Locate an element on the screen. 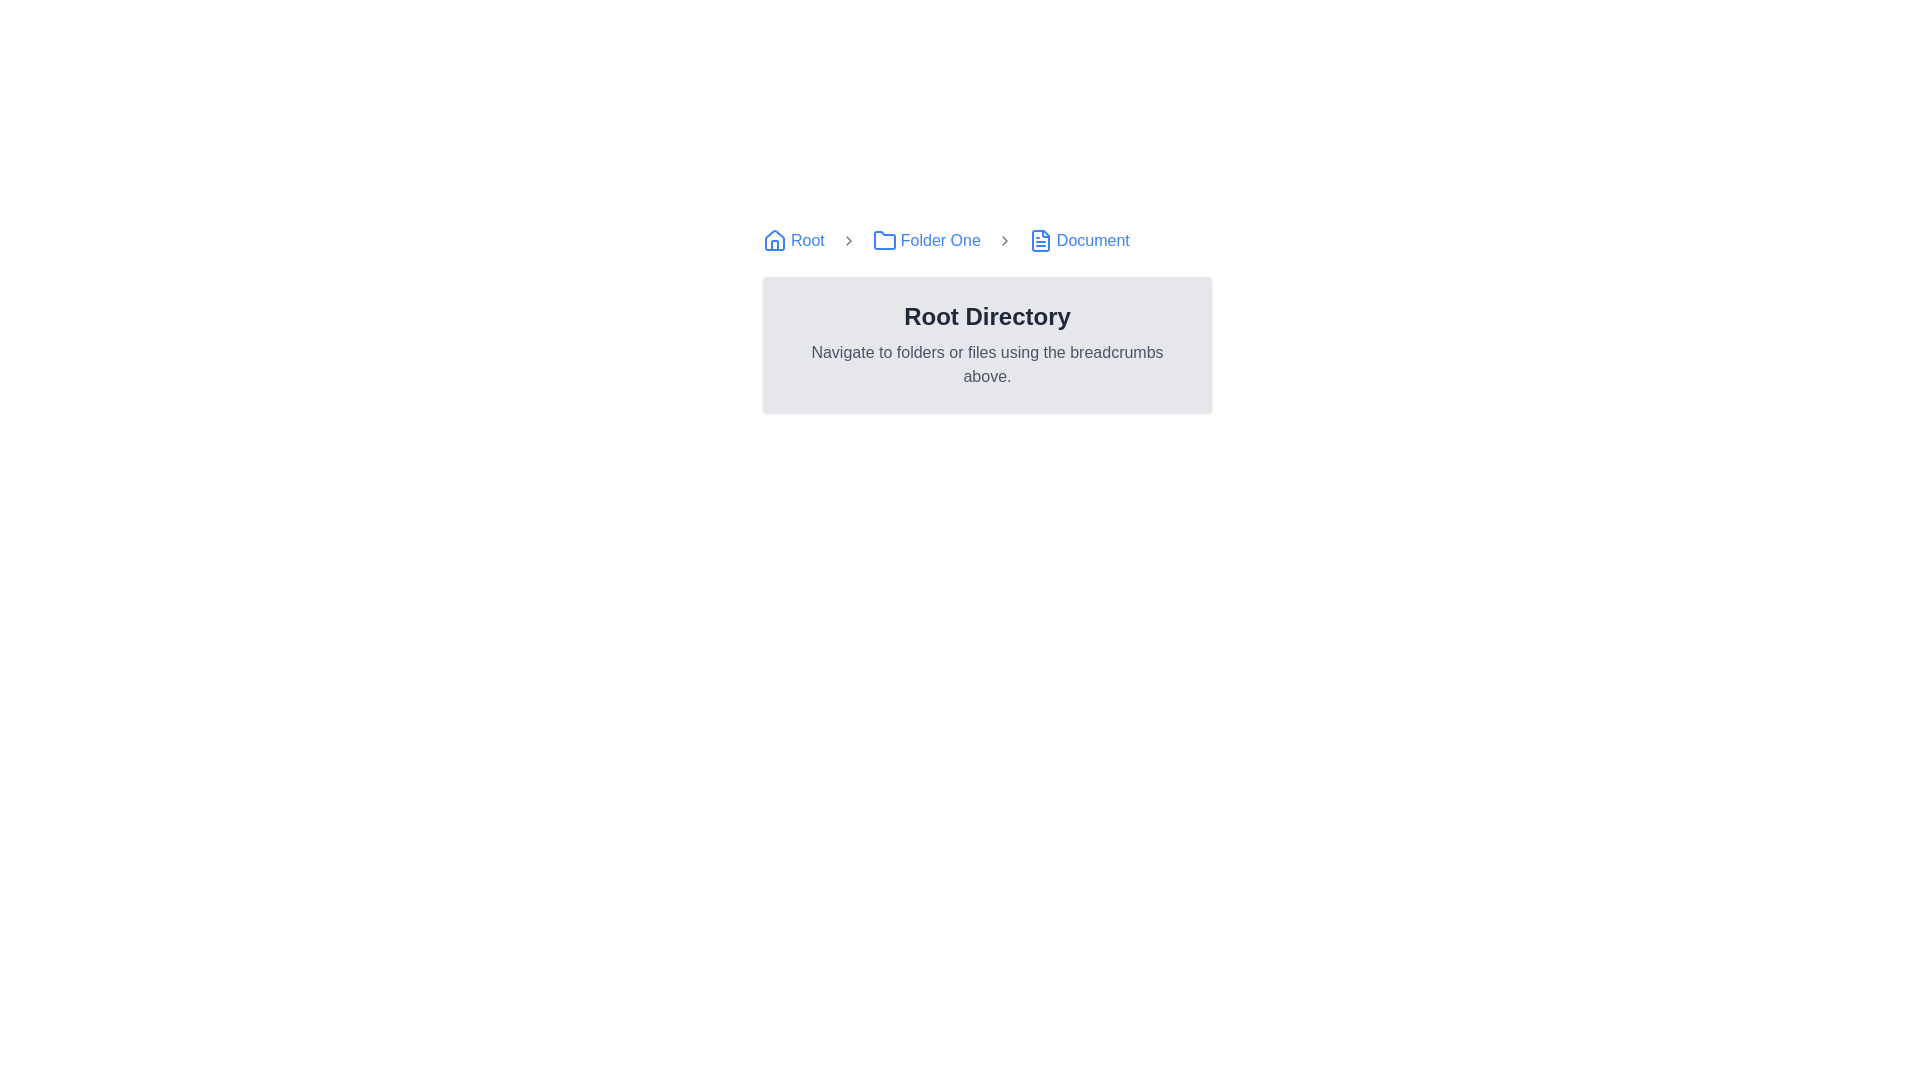  the folder icon representing 'Folder One' in the breadcrumb navigation, which is styled with a clean and modern look, featuring rounded edges and a rectangular base is located at coordinates (883, 239).